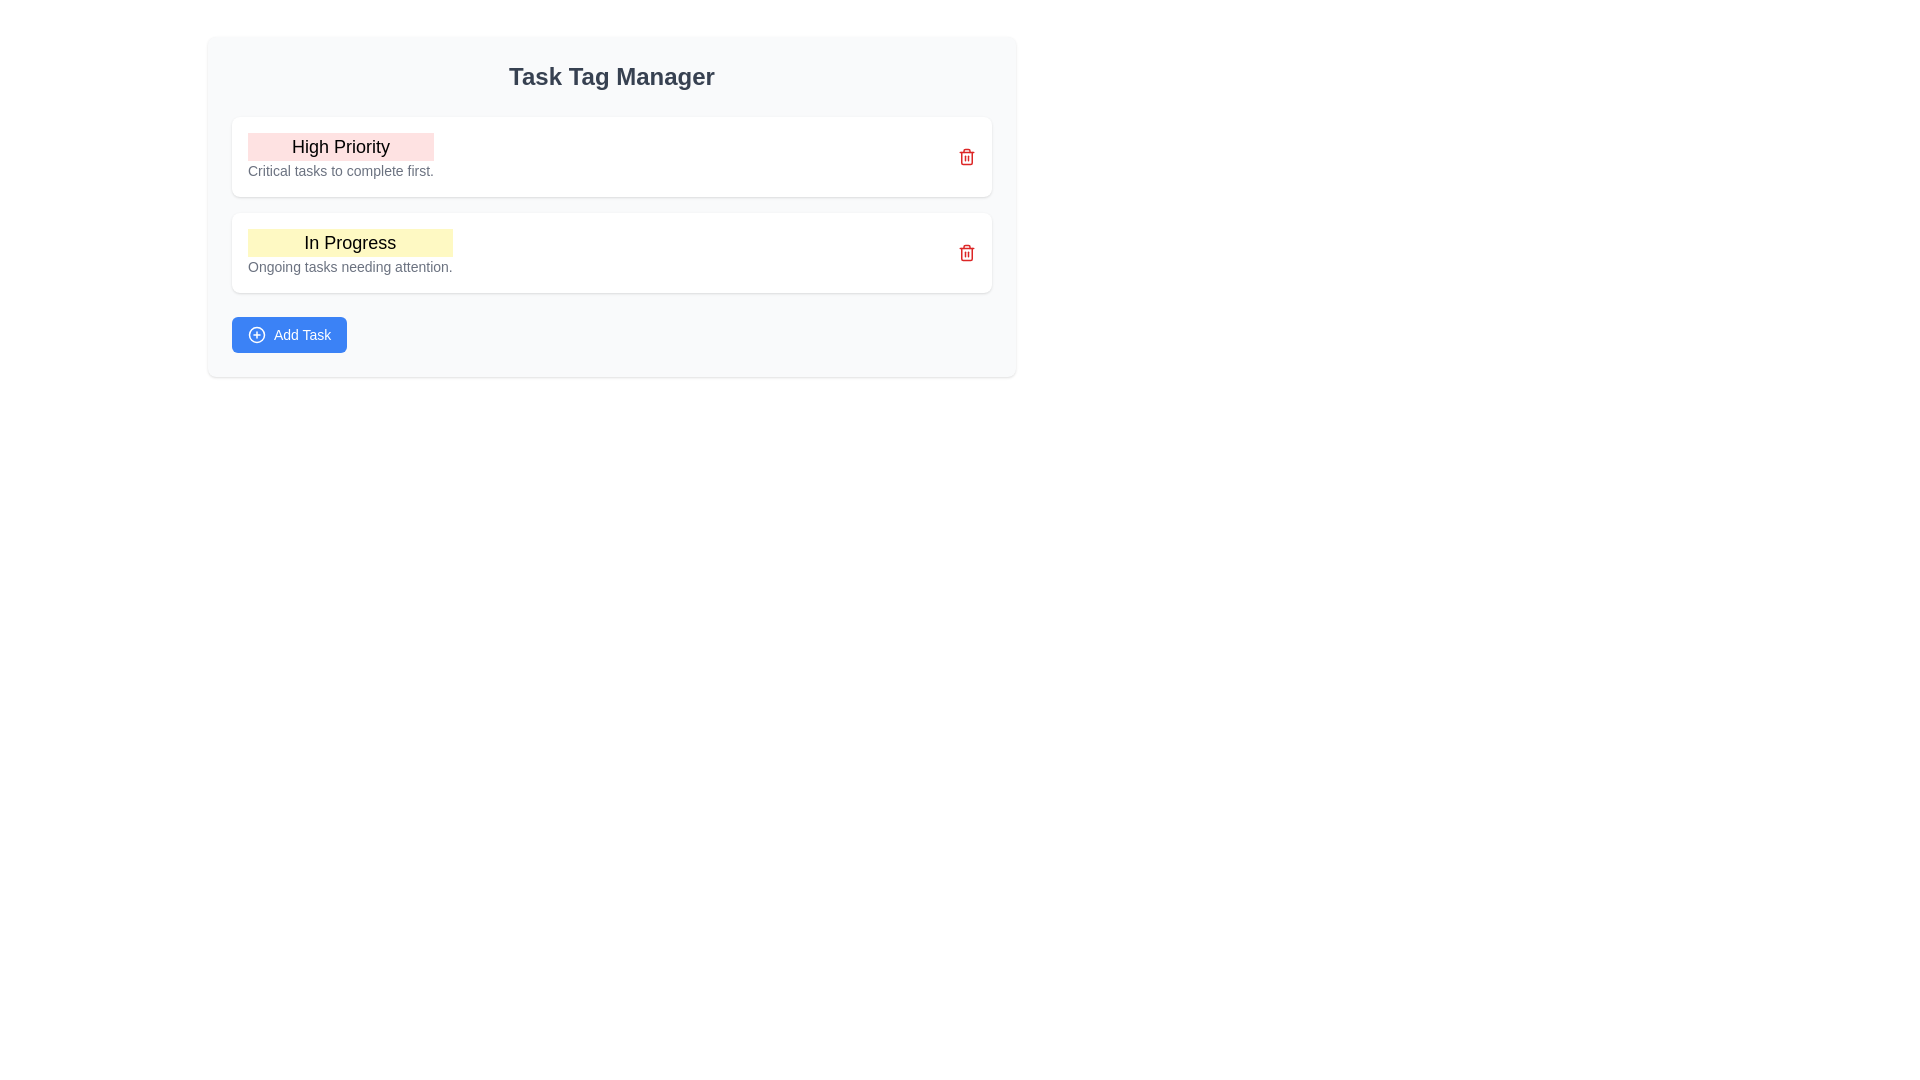  What do you see at coordinates (966, 156) in the screenshot?
I see `the small red trash icon button located at the top-right corner of the 'High Priority' card` at bounding box center [966, 156].